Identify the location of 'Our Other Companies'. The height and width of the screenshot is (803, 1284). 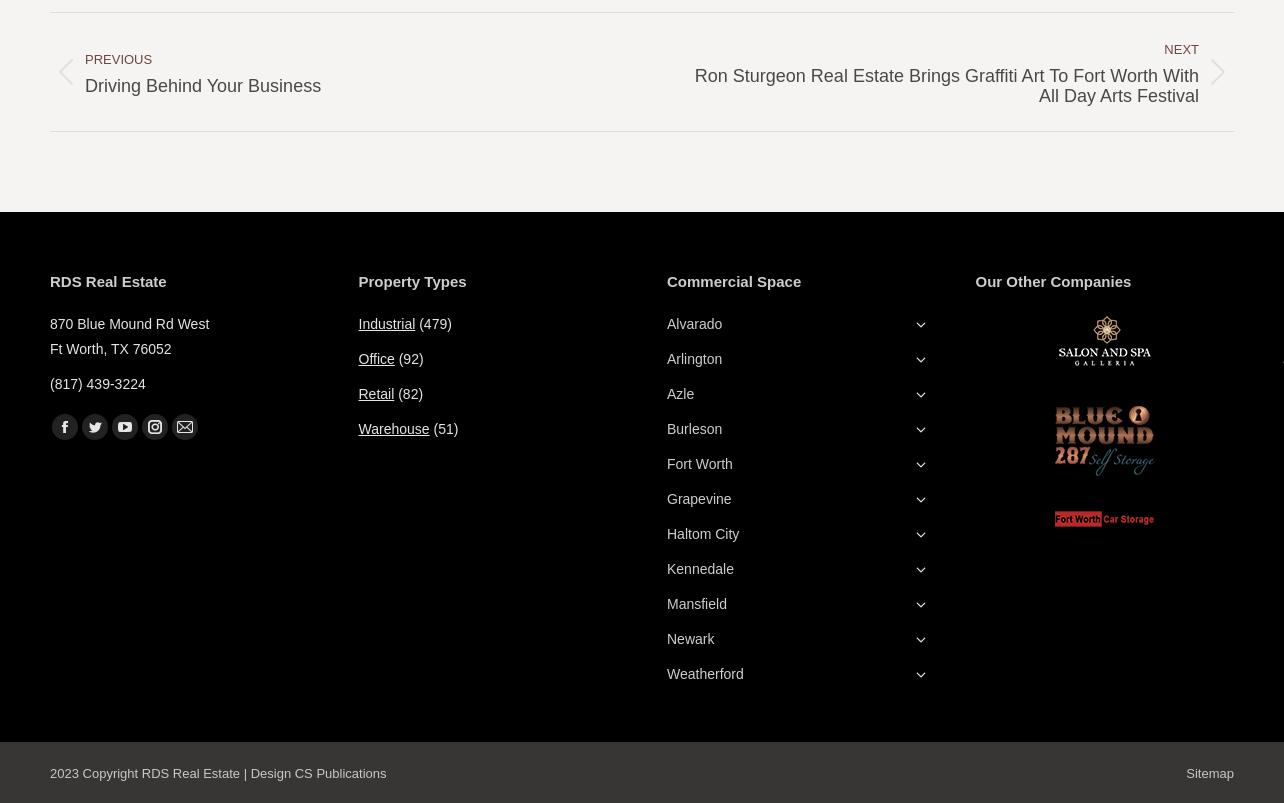
(1053, 281).